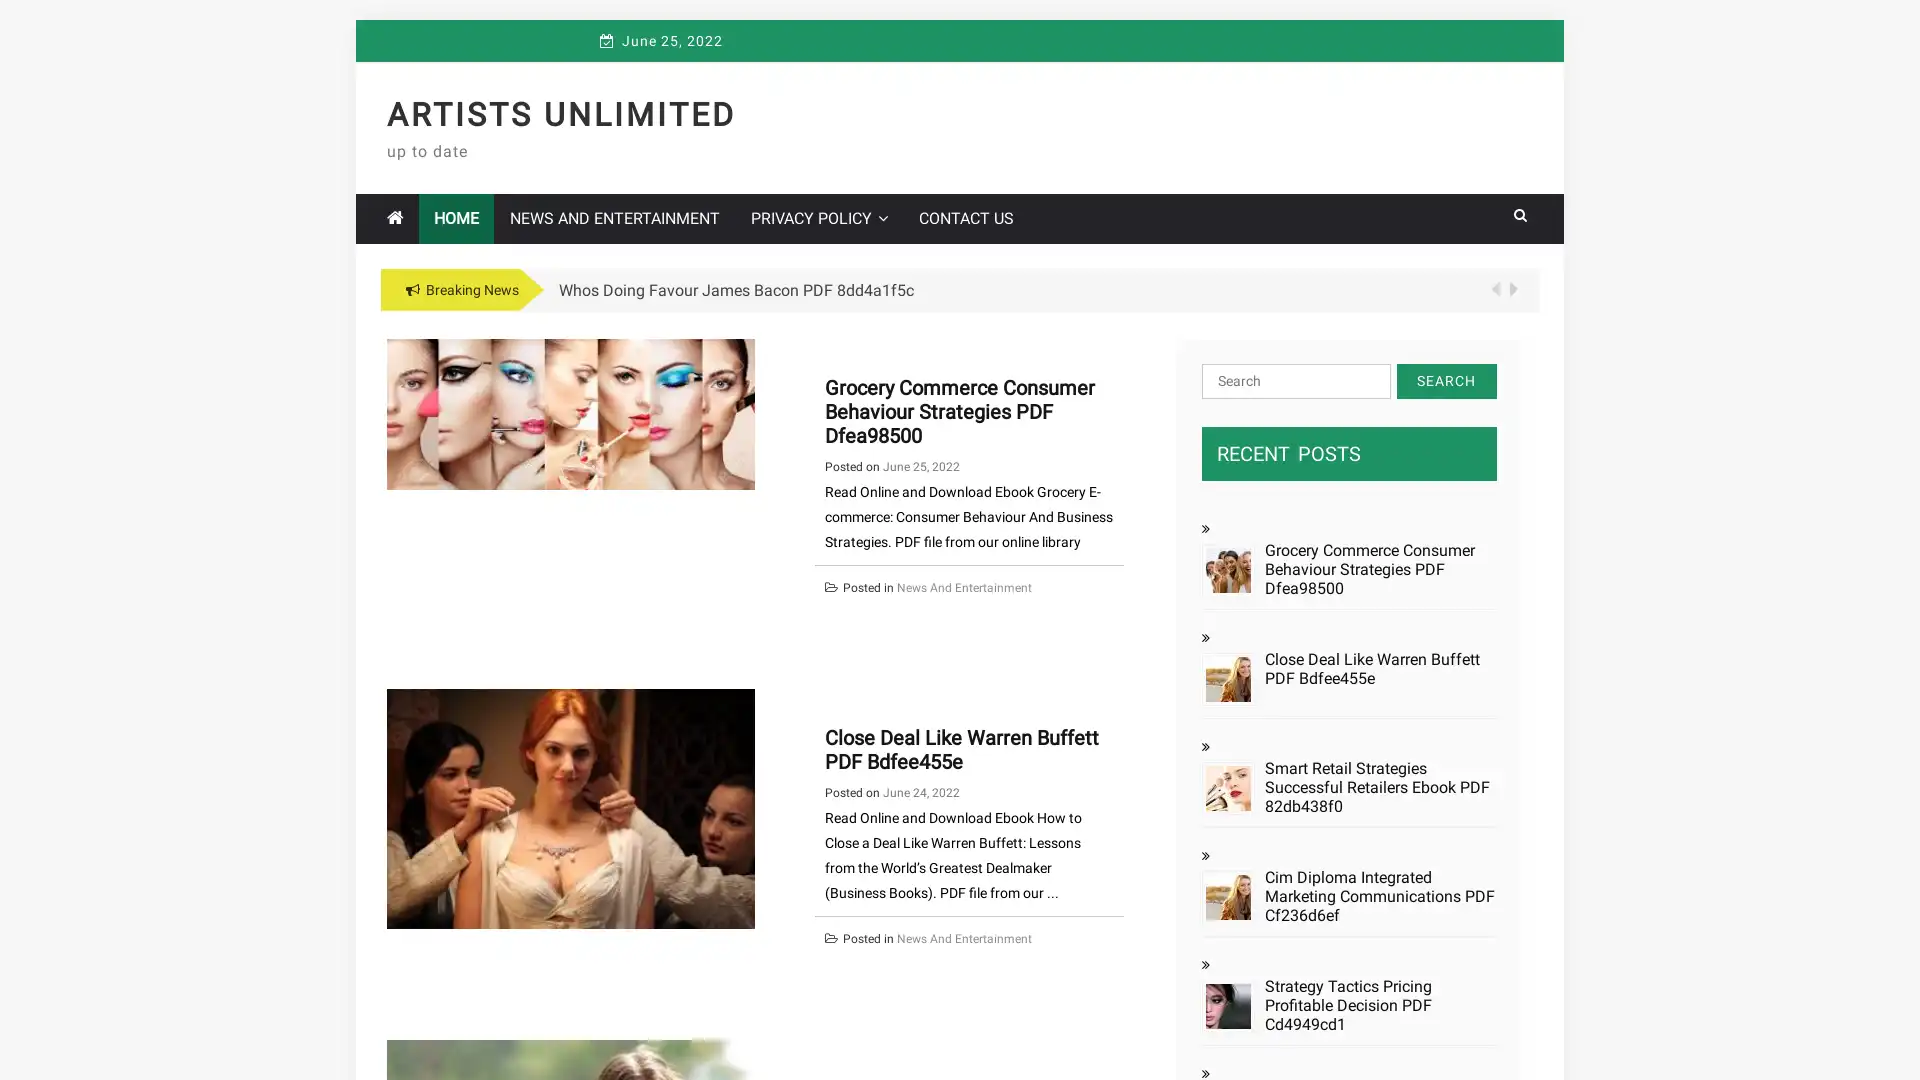 The image size is (1920, 1080). I want to click on Search, so click(1445, 380).